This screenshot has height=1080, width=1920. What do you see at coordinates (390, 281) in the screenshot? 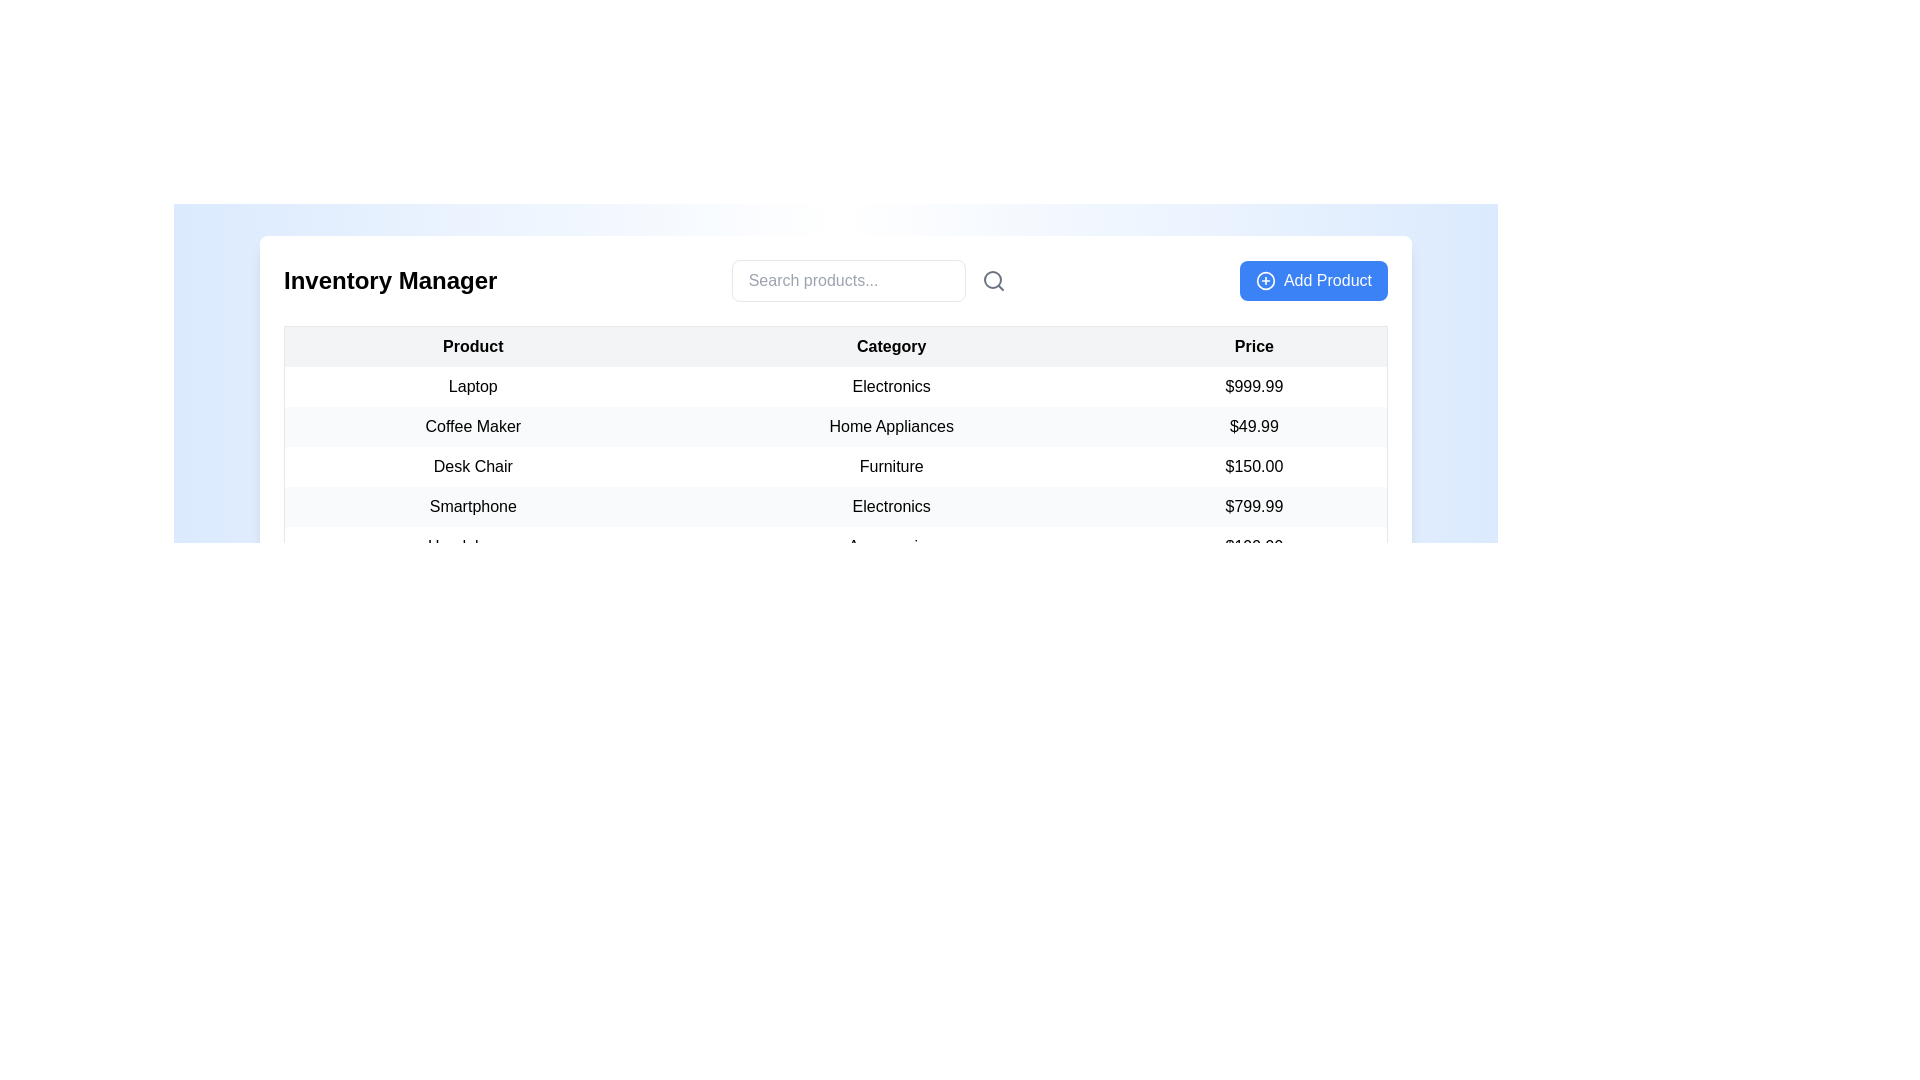
I see `the text label displaying 'Inventory Manager', which is located at the top-left corner of the horizontal bar in the UI` at bounding box center [390, 281].